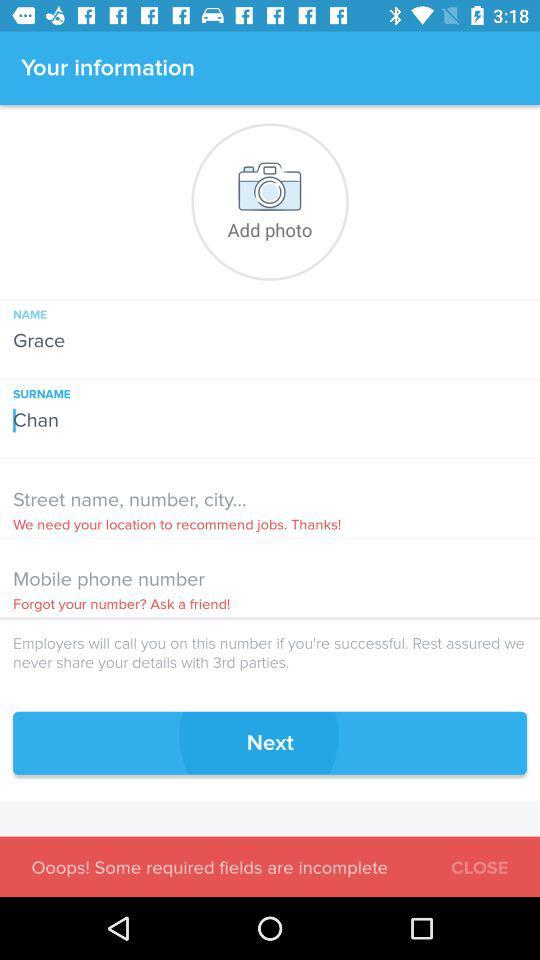  What do you see at coordinates (270, 742) in the screenshot?
I see `the next icon` at bounding box center [270, 742].